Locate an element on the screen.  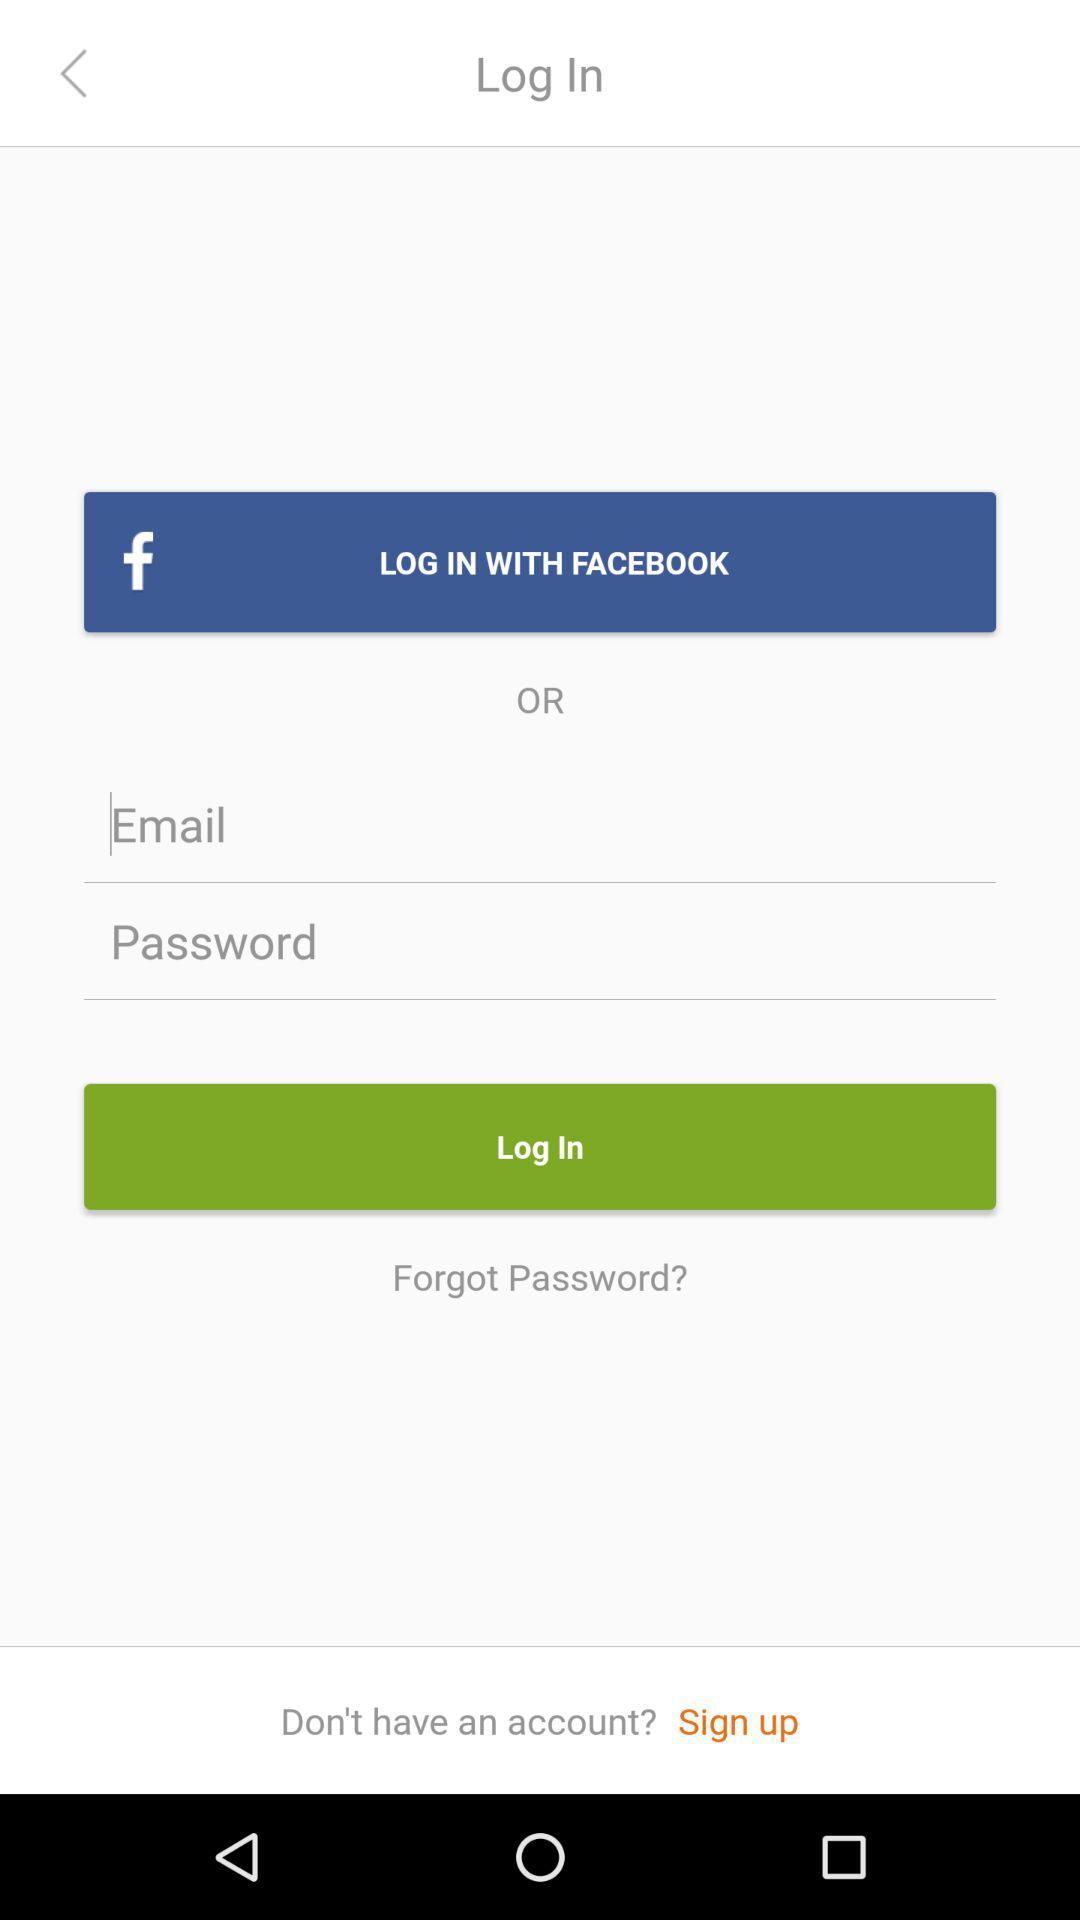
password field is located at coordinates (540, 939).